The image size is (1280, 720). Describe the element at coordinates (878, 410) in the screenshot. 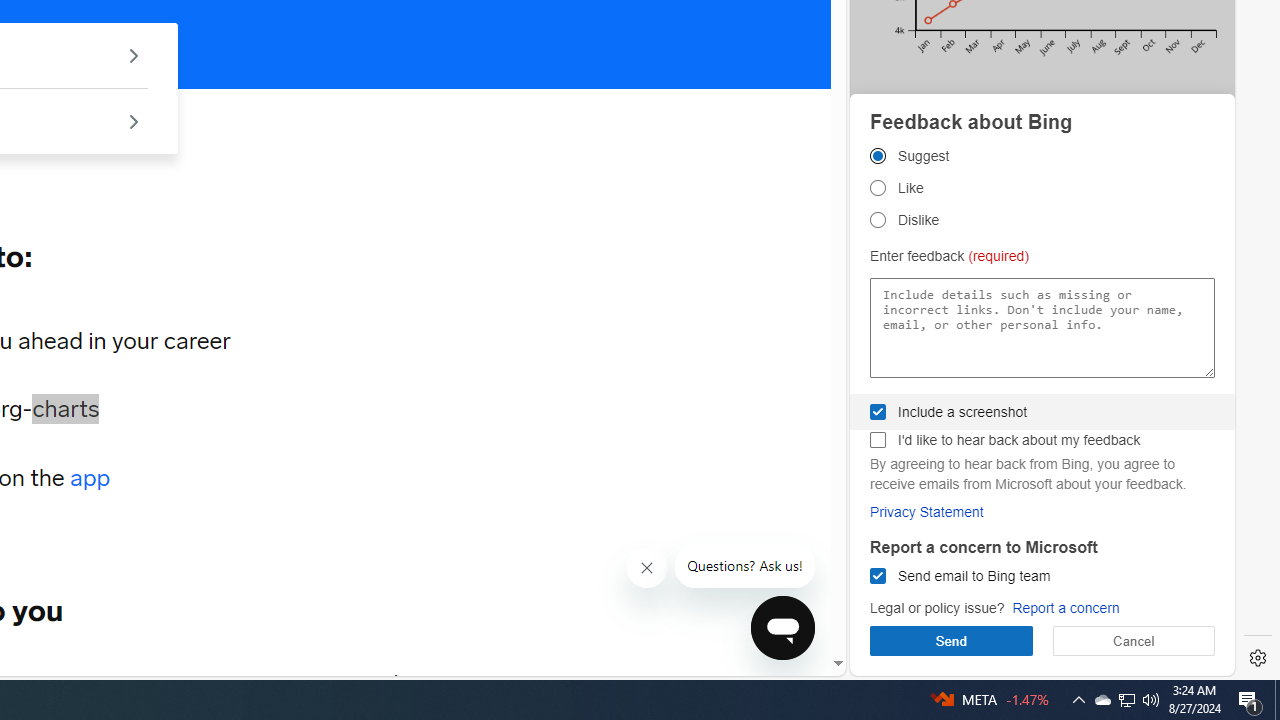

I see `'Include a screenshot'` at that location.